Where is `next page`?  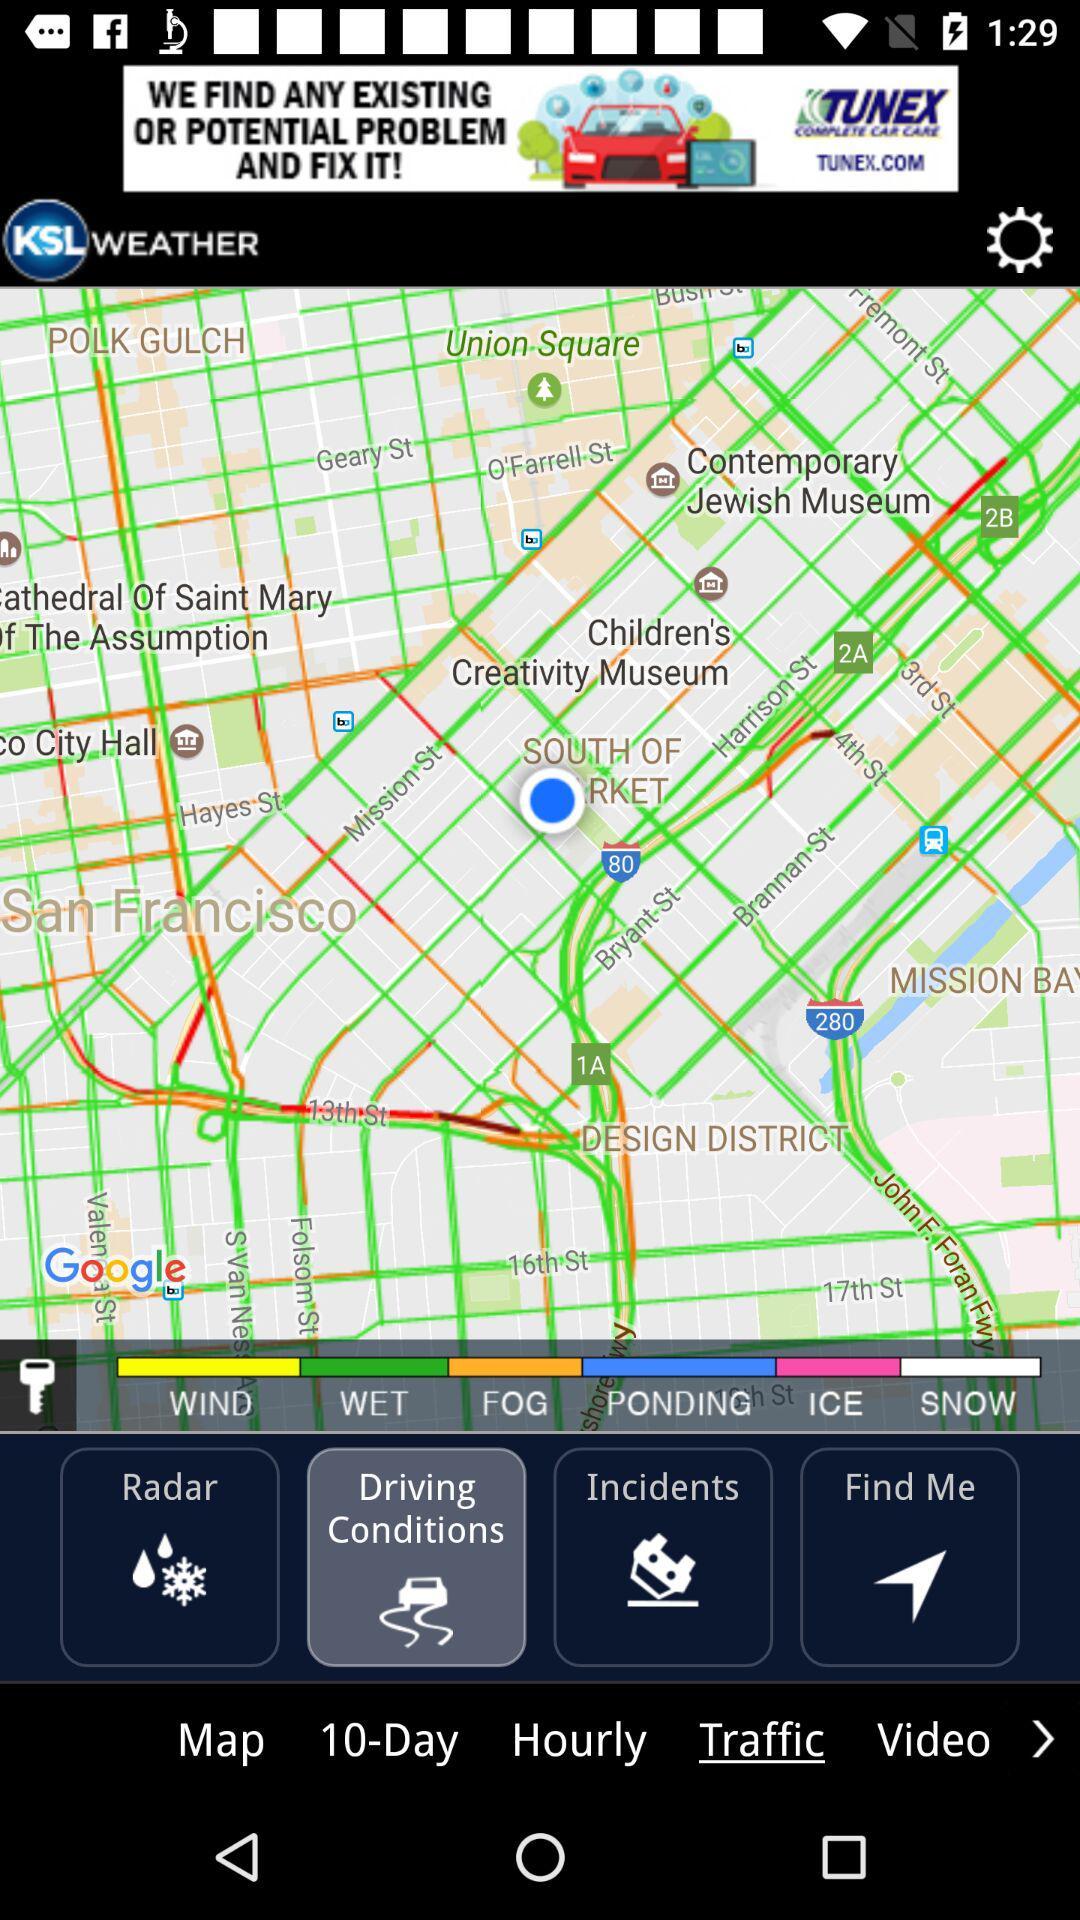
next page is located at coordinates (1042, 1737).